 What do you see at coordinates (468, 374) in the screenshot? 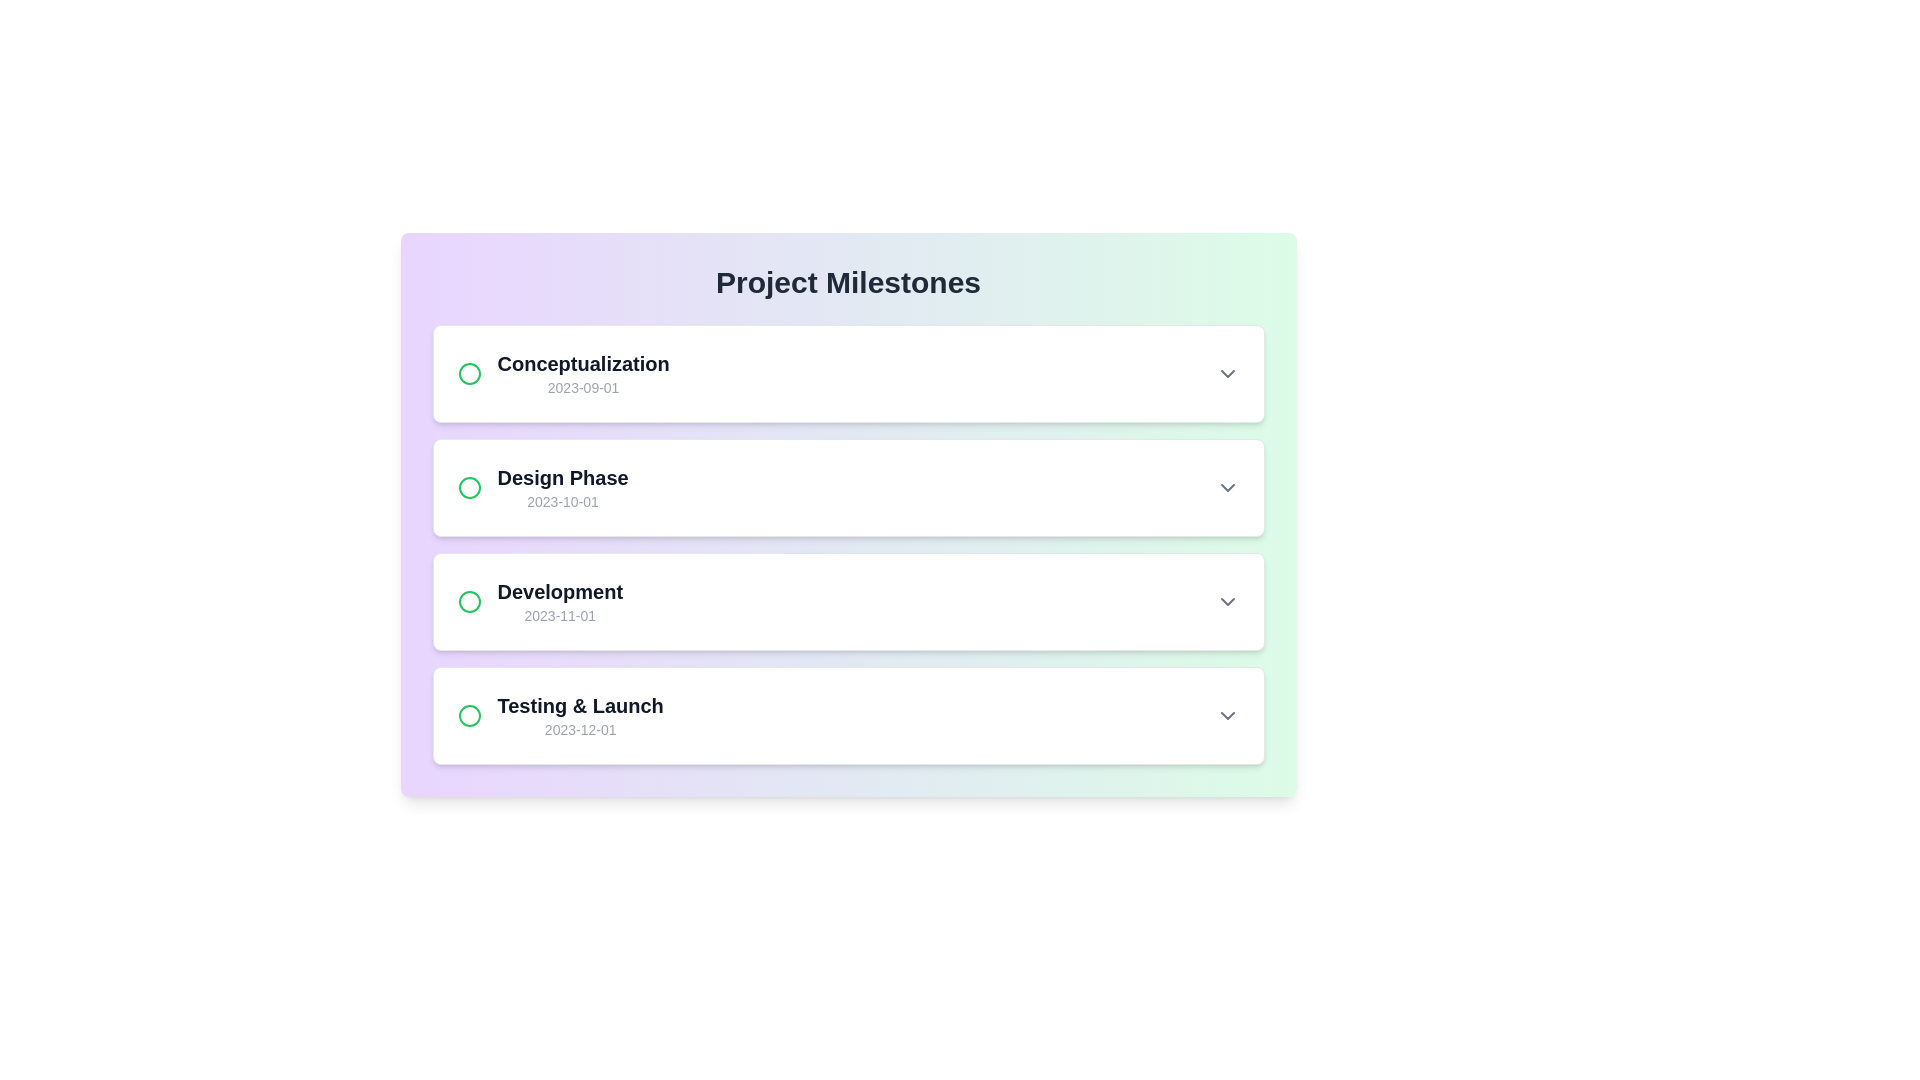
I see `the leading circular icon with a green border that precedes the text 'Conceptualization' in the 'Project Milestones' section to interact` at bounding box center [468, 374].